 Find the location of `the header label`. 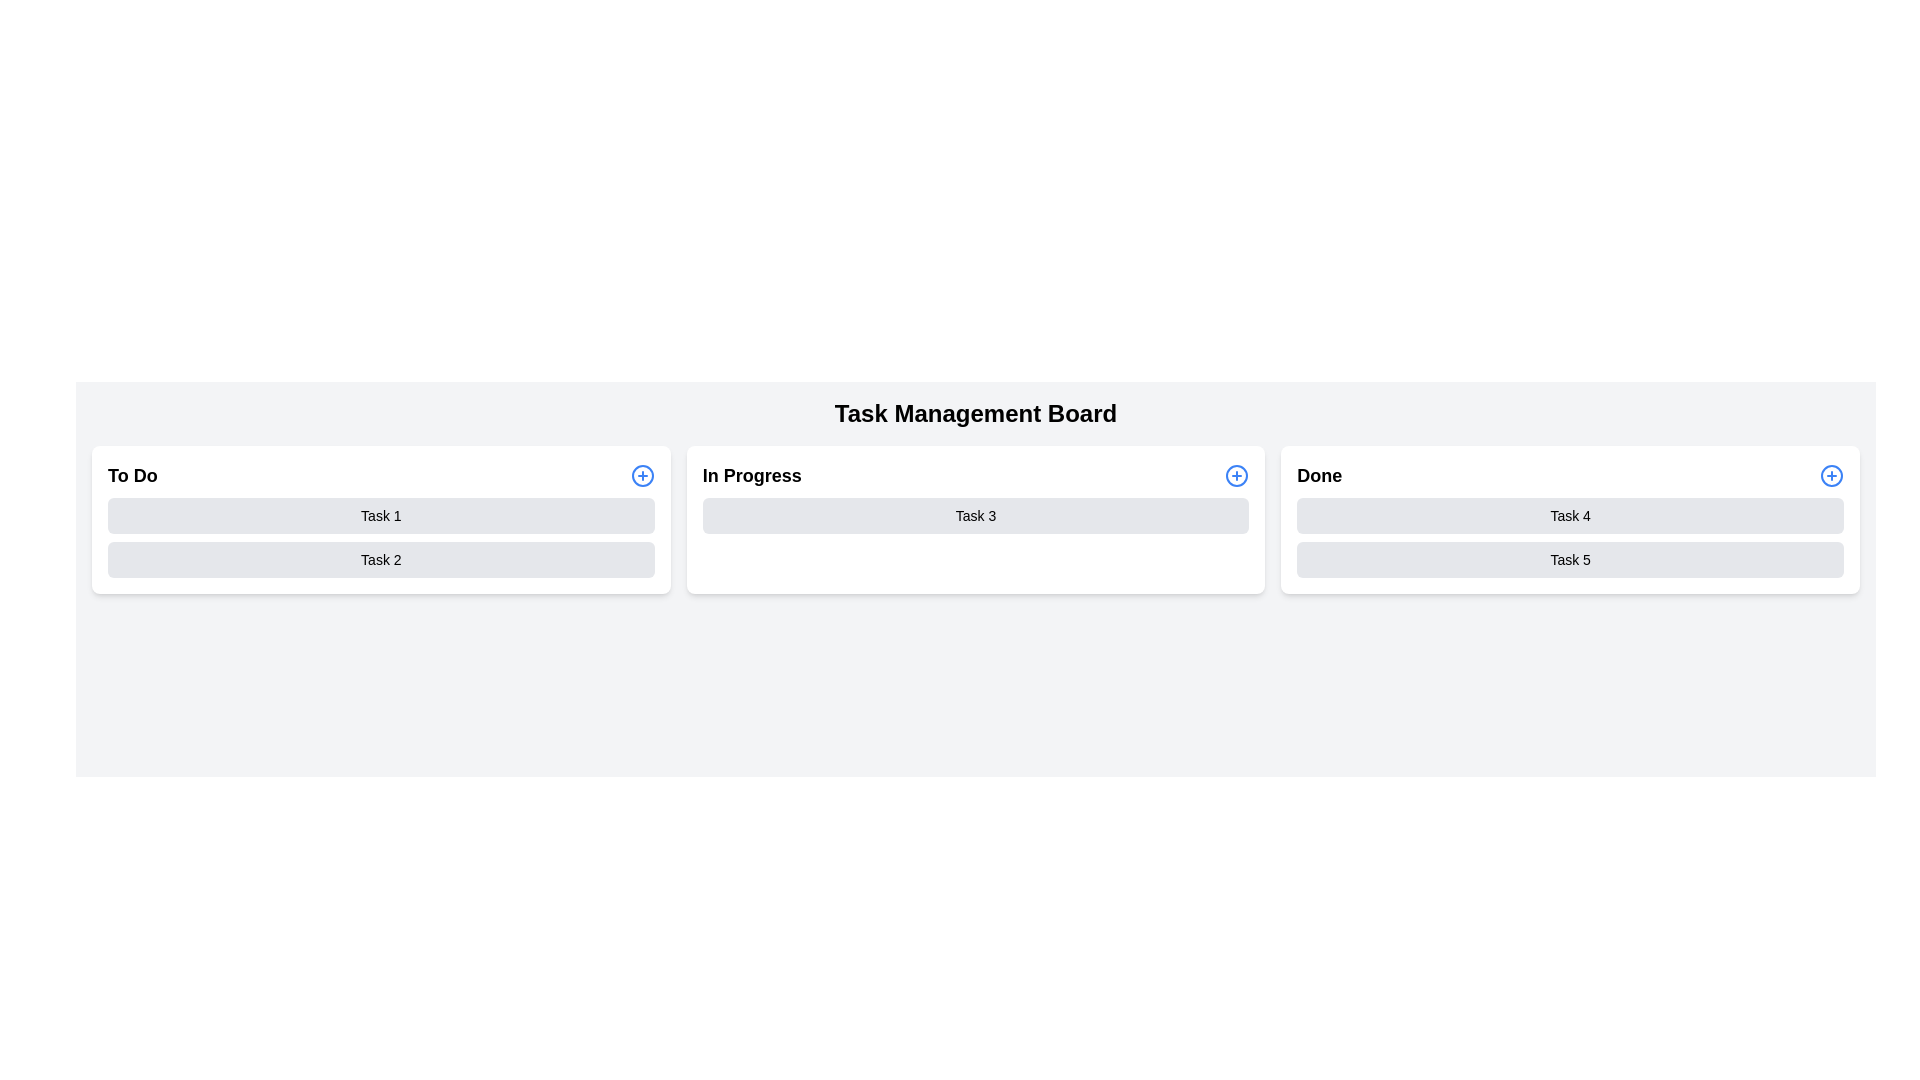

the header label is located at coordinates (131, 475).